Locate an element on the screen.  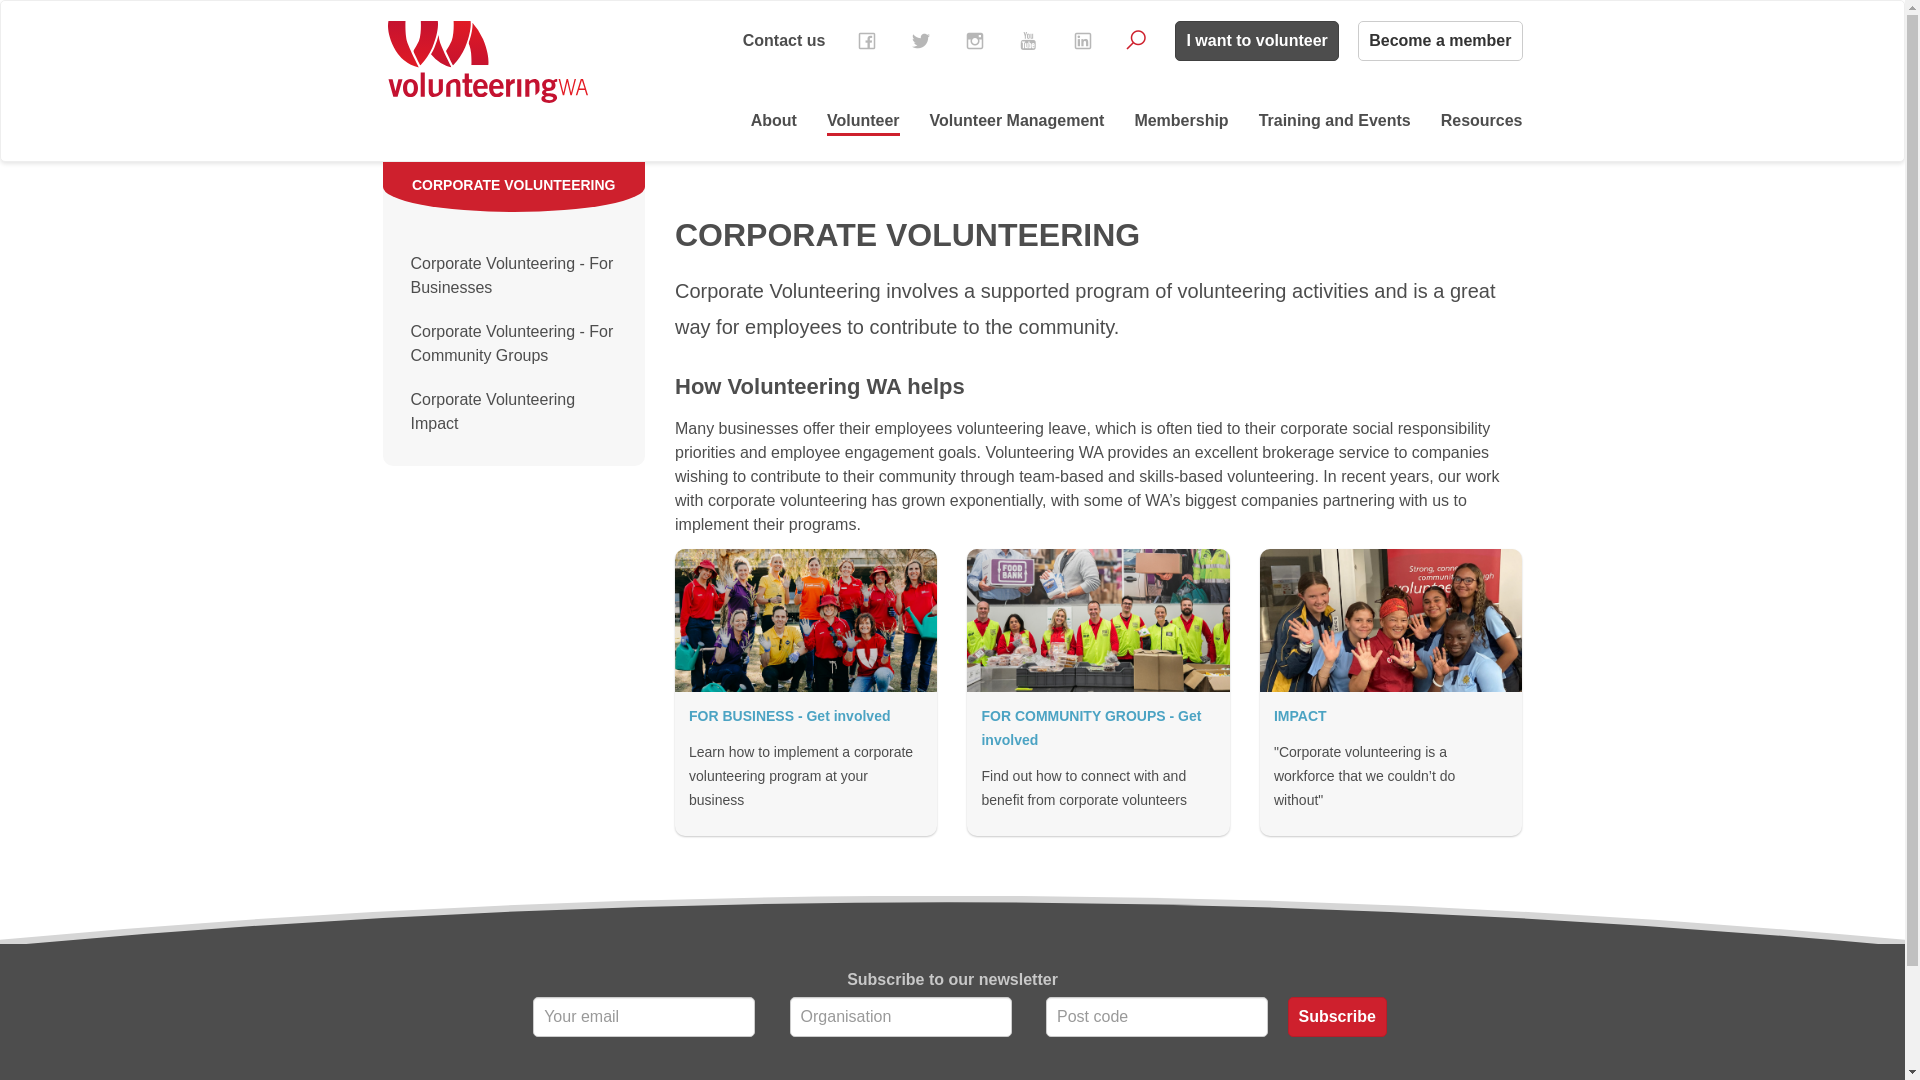
'Membership' is located at coordinates (1180, 120).